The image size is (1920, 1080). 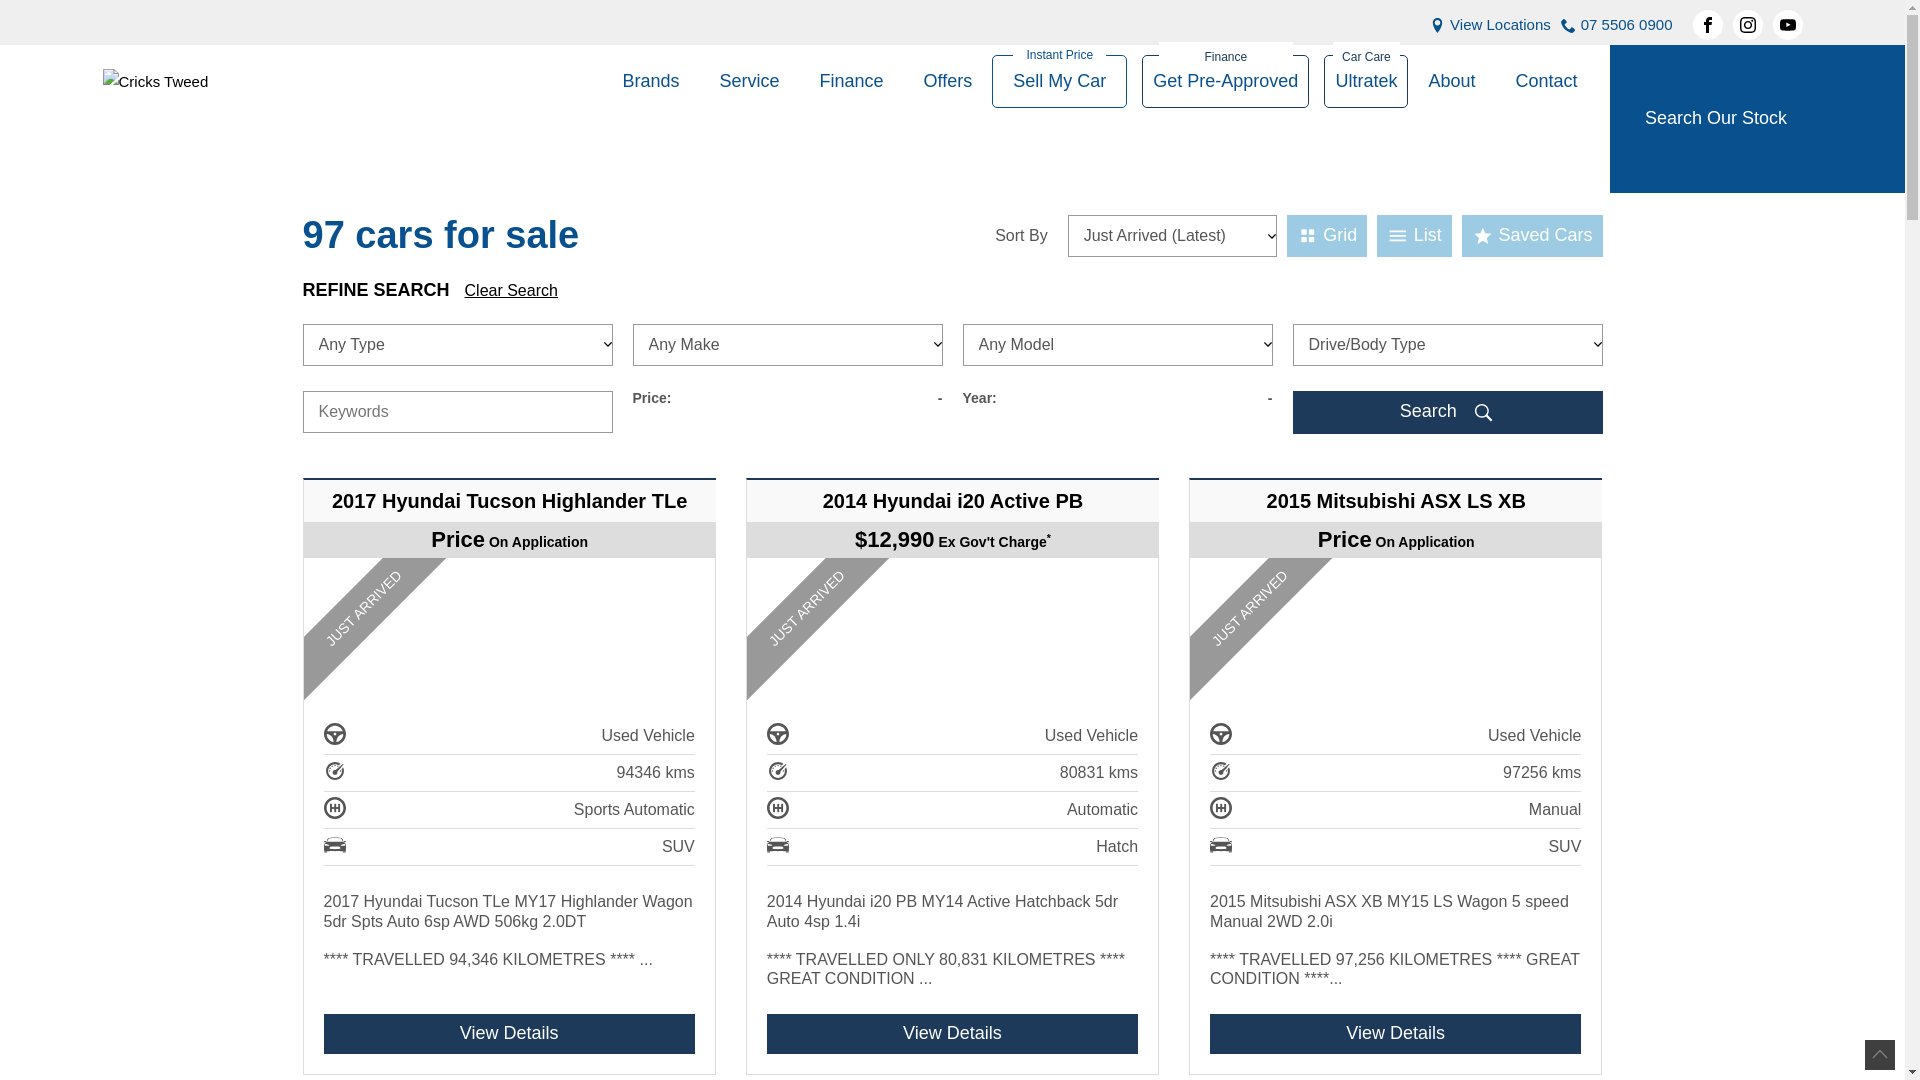 What do you see at coordinates (1531, 234) in the screenshot?
I see `'Saved Cars'` at bounding box center [1531, 234].